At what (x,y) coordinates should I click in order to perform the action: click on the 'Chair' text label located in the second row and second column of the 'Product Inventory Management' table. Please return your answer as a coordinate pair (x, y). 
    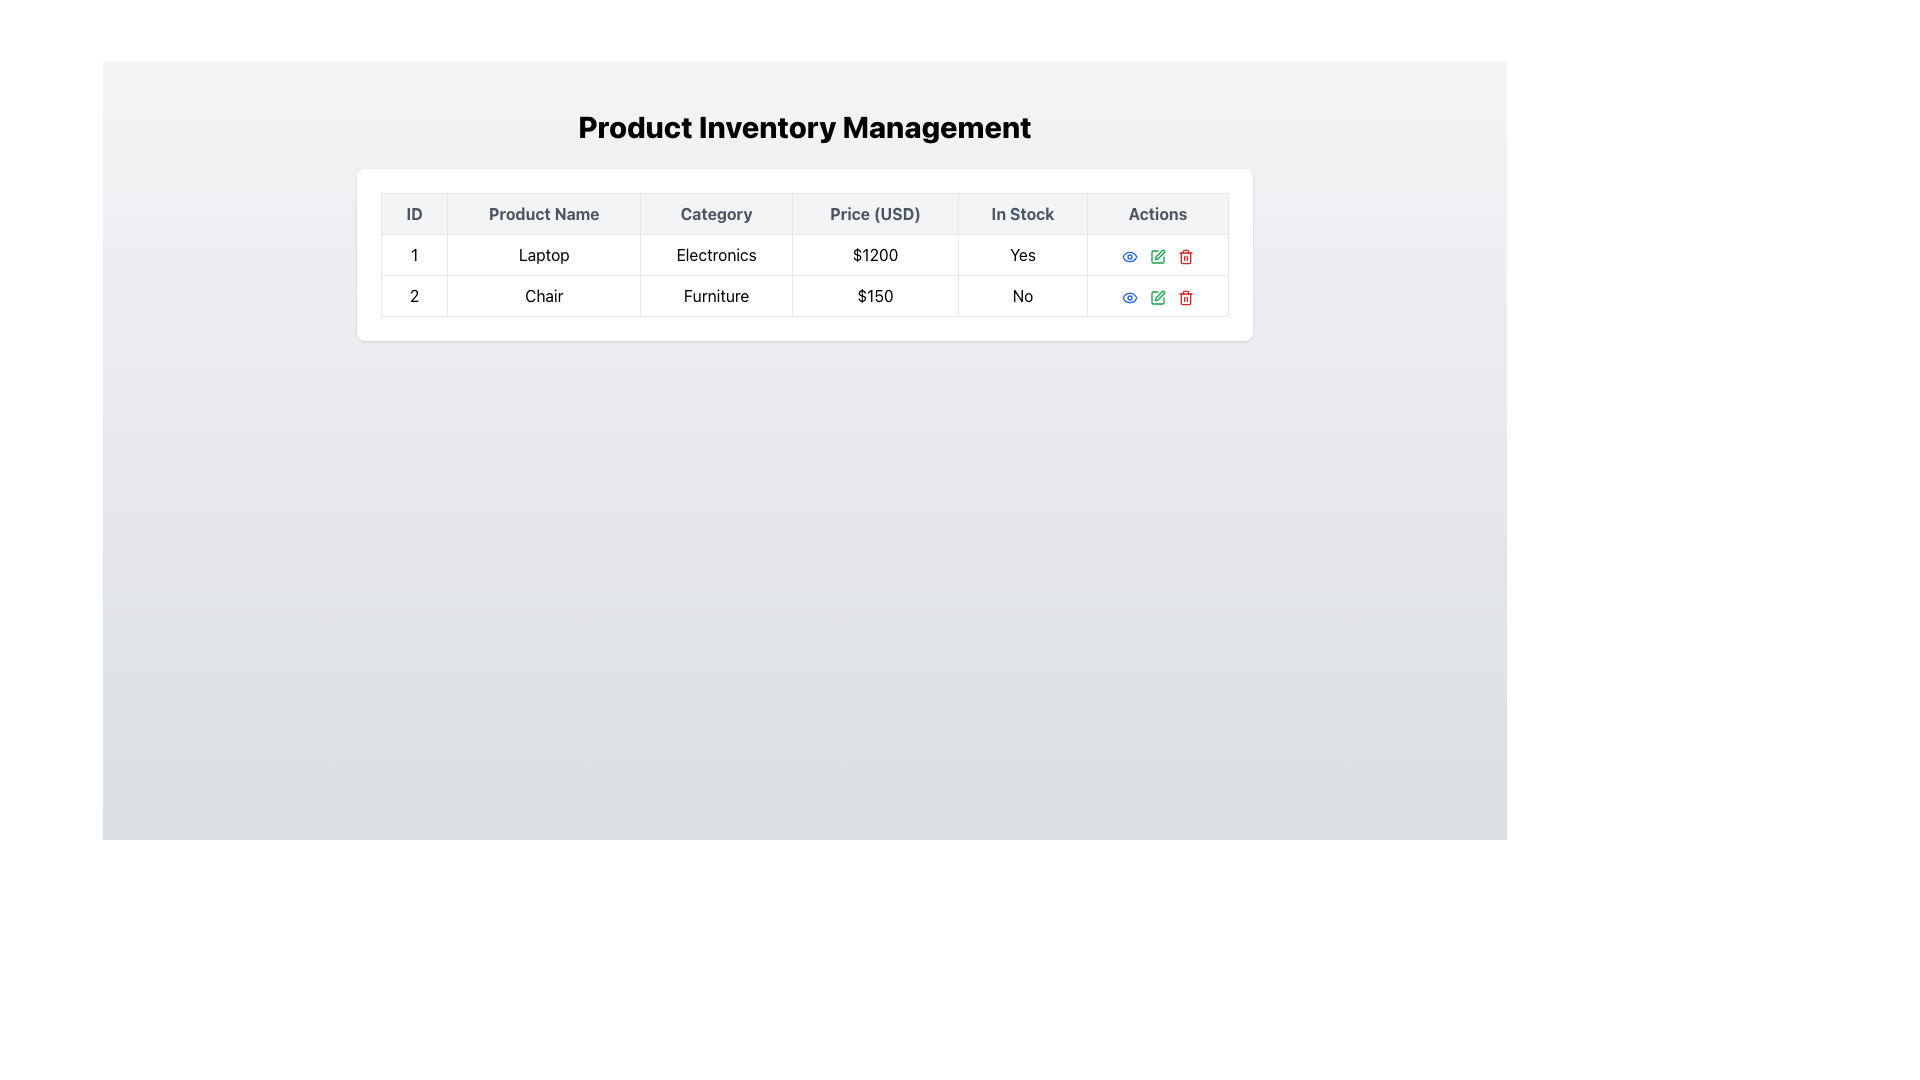
    Looking at the image, I should click on (544, 296).